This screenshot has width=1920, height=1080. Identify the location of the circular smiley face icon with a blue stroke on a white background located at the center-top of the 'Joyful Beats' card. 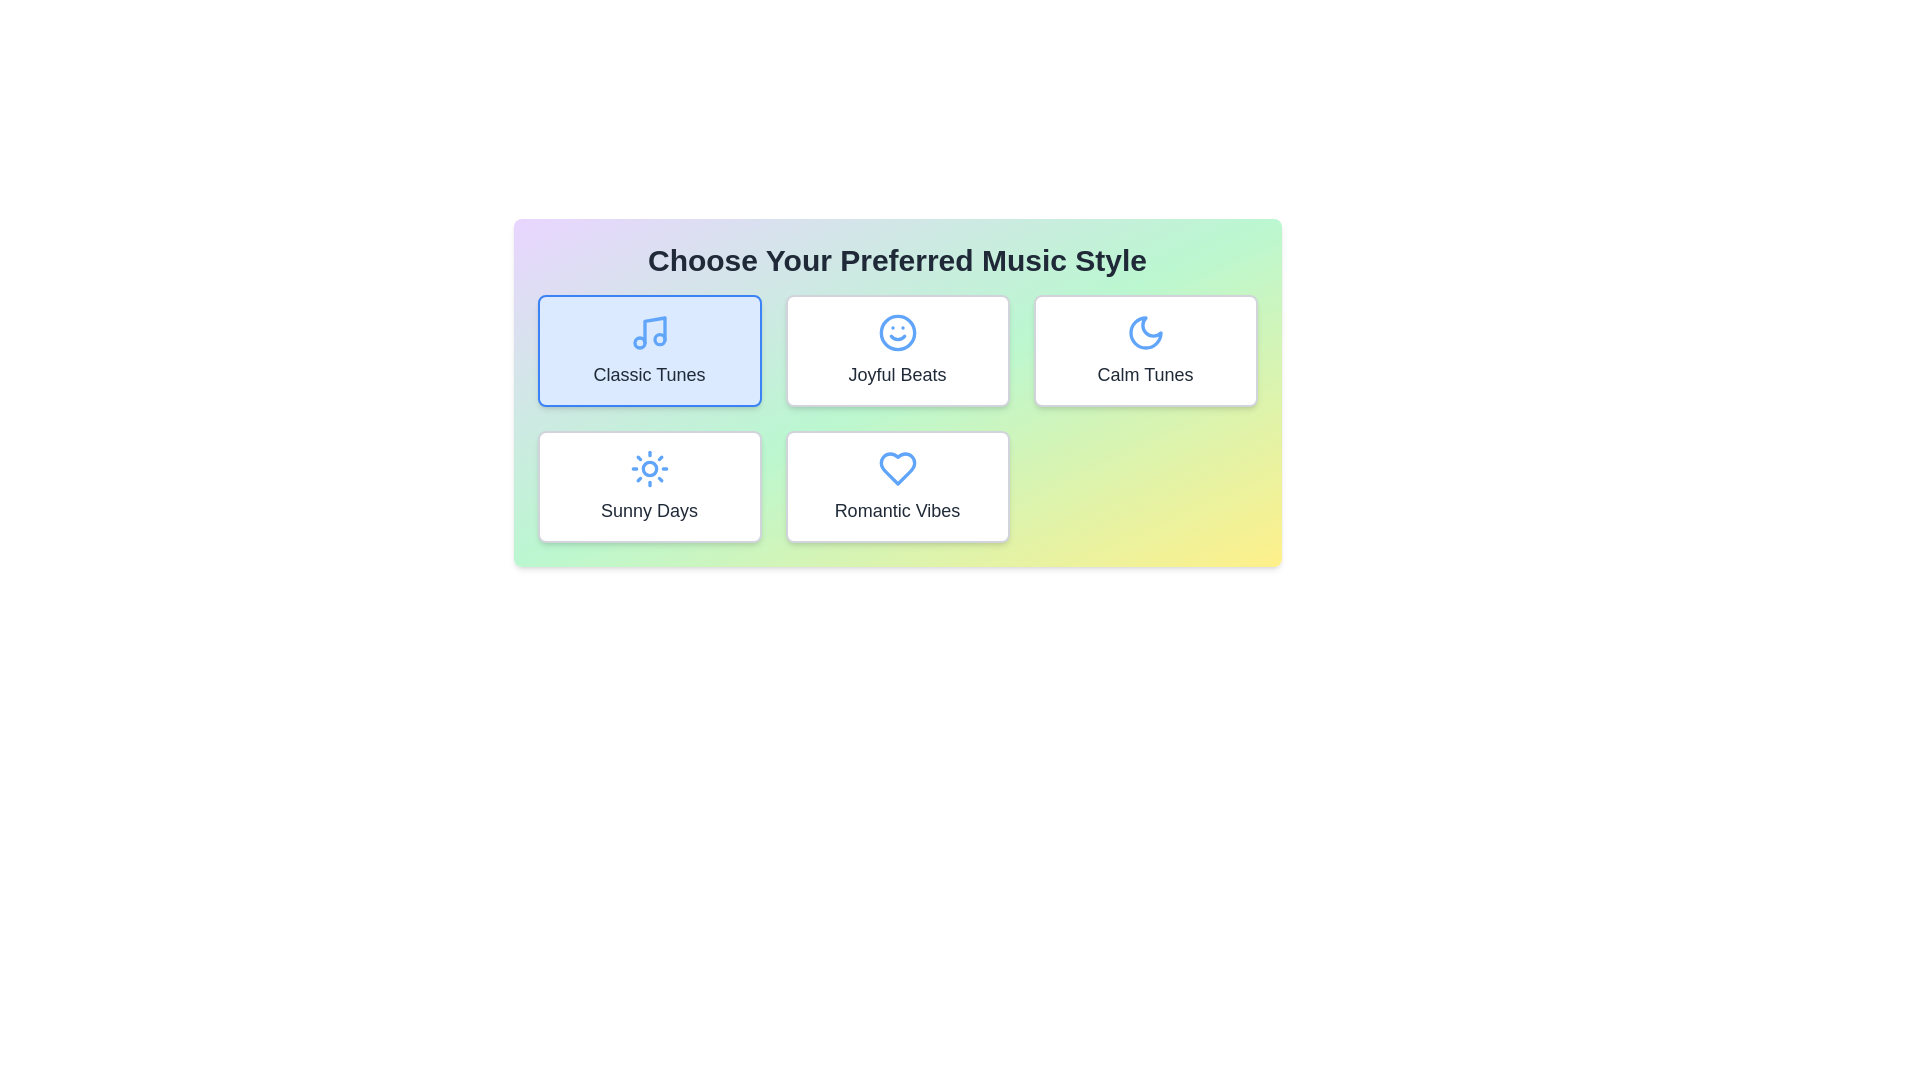
(896, 331).